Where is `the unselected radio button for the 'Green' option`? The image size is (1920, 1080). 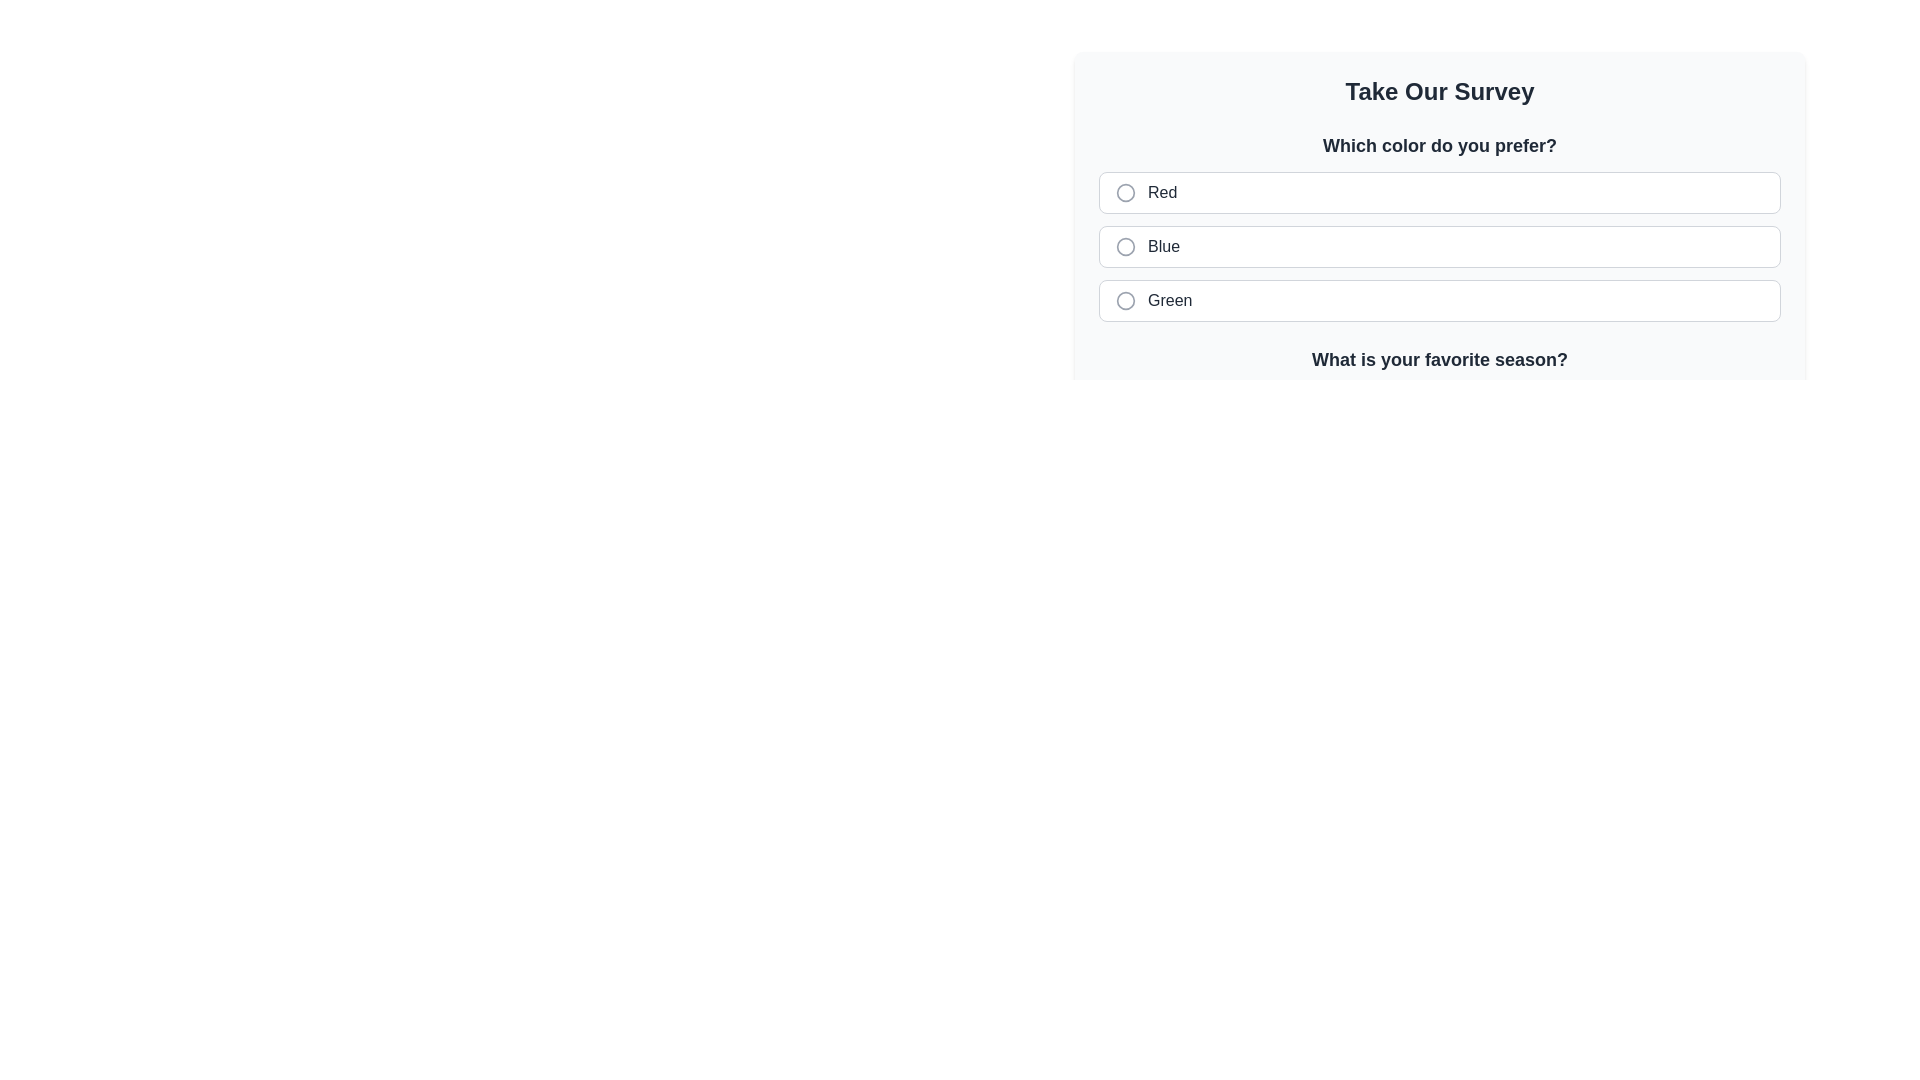
the unselected radio button for the 'Green' option is located at coordinates (1126, 300).